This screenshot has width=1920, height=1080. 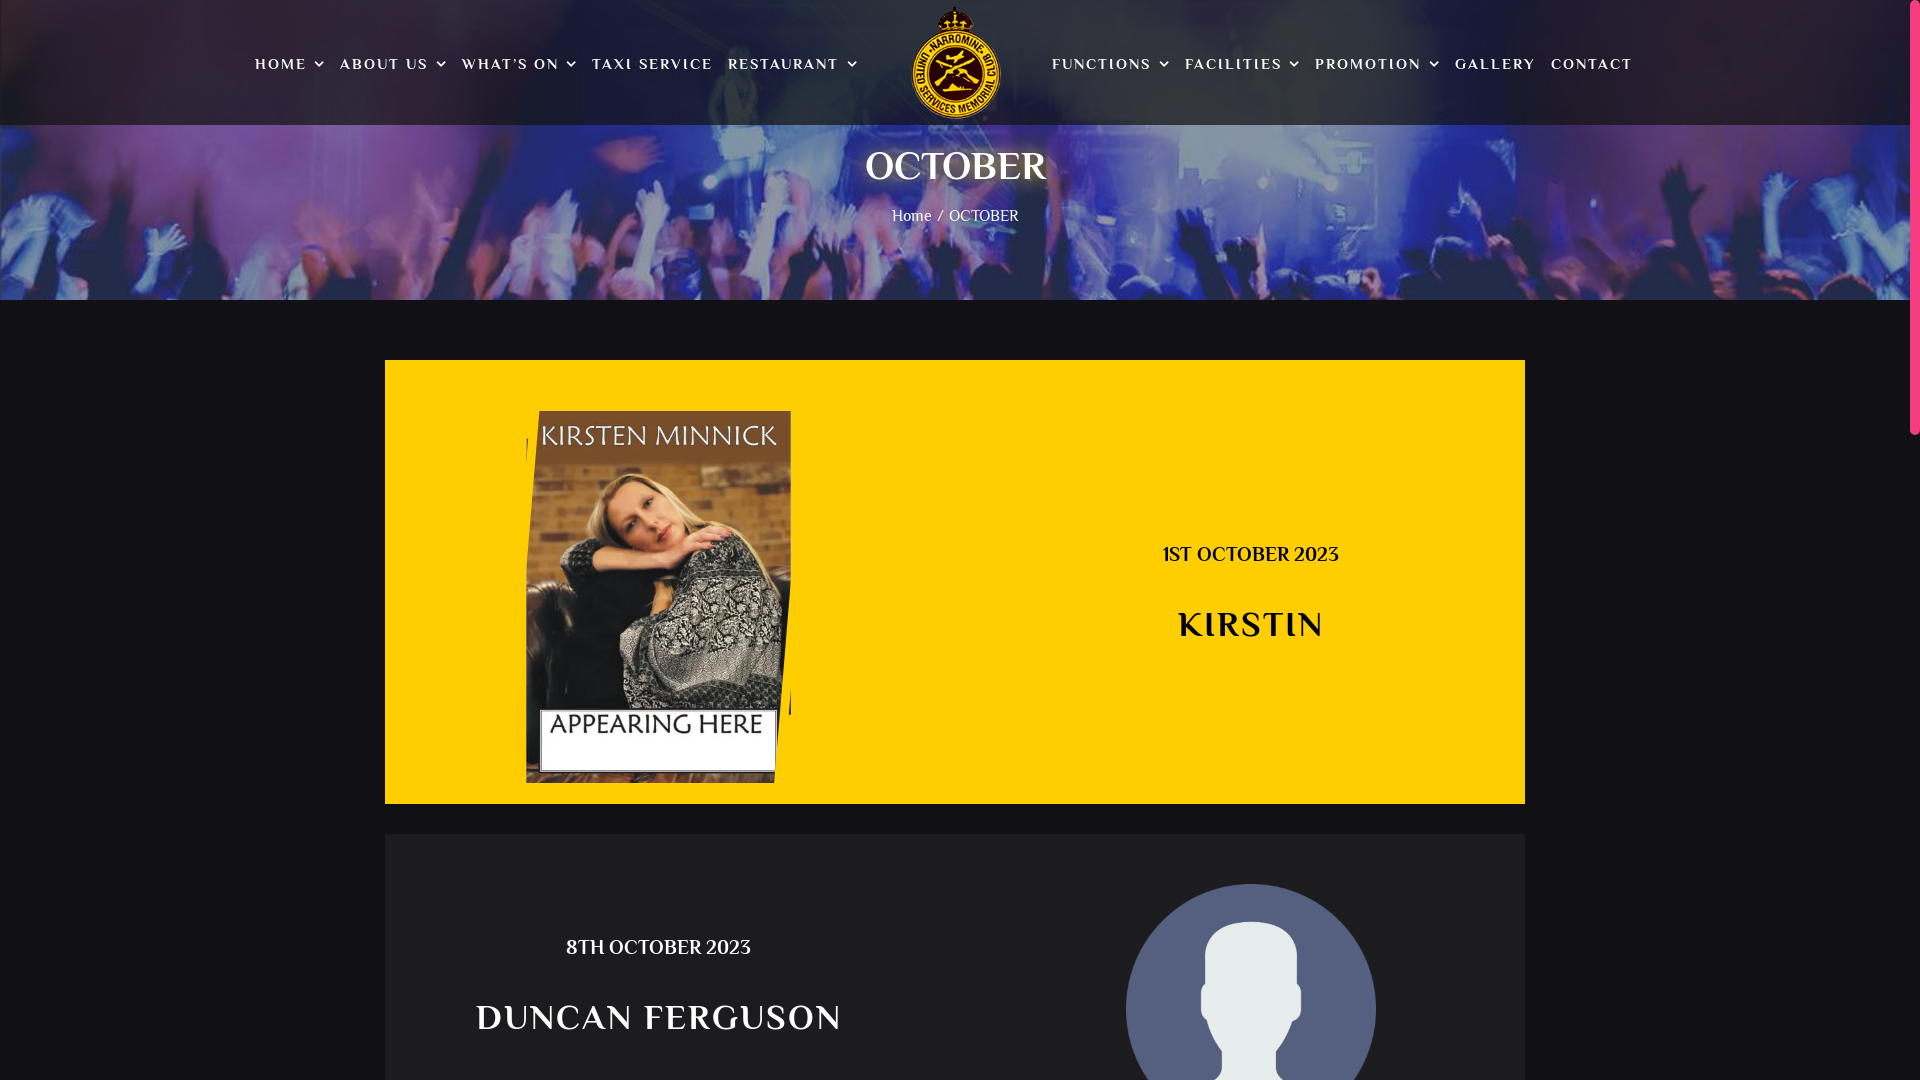 I want to click on 'Kirsten A4 Print_page-0001-min', so click(x=658, y=596).